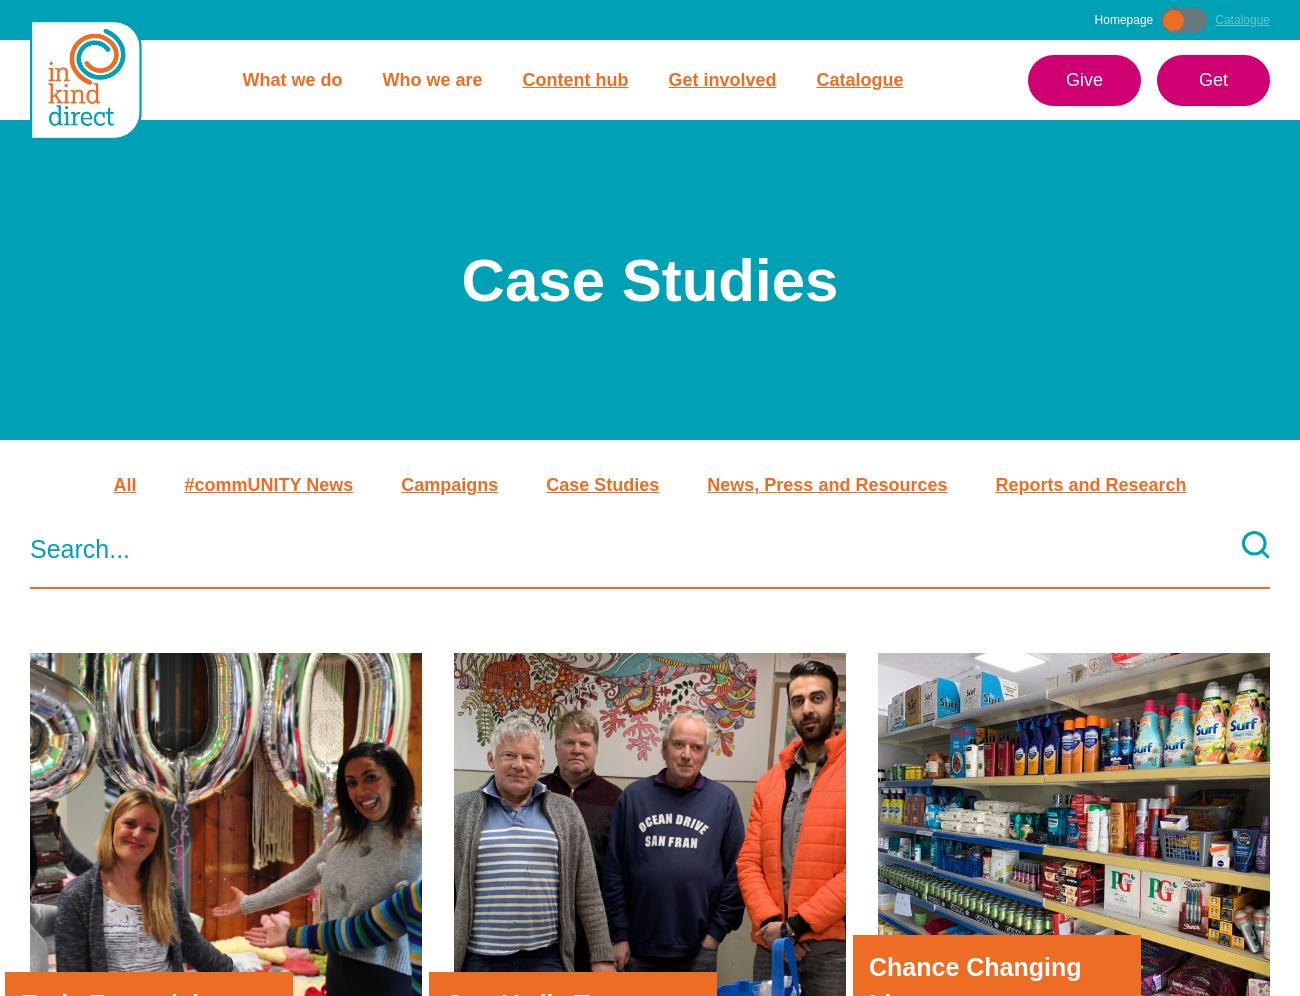 Image resolution: width=1300 pixels, height=996 pixels. What do you see at coordinates (837, 949) in the screenshot?
I see `'Useful links'` at bounding box center [837, 949].